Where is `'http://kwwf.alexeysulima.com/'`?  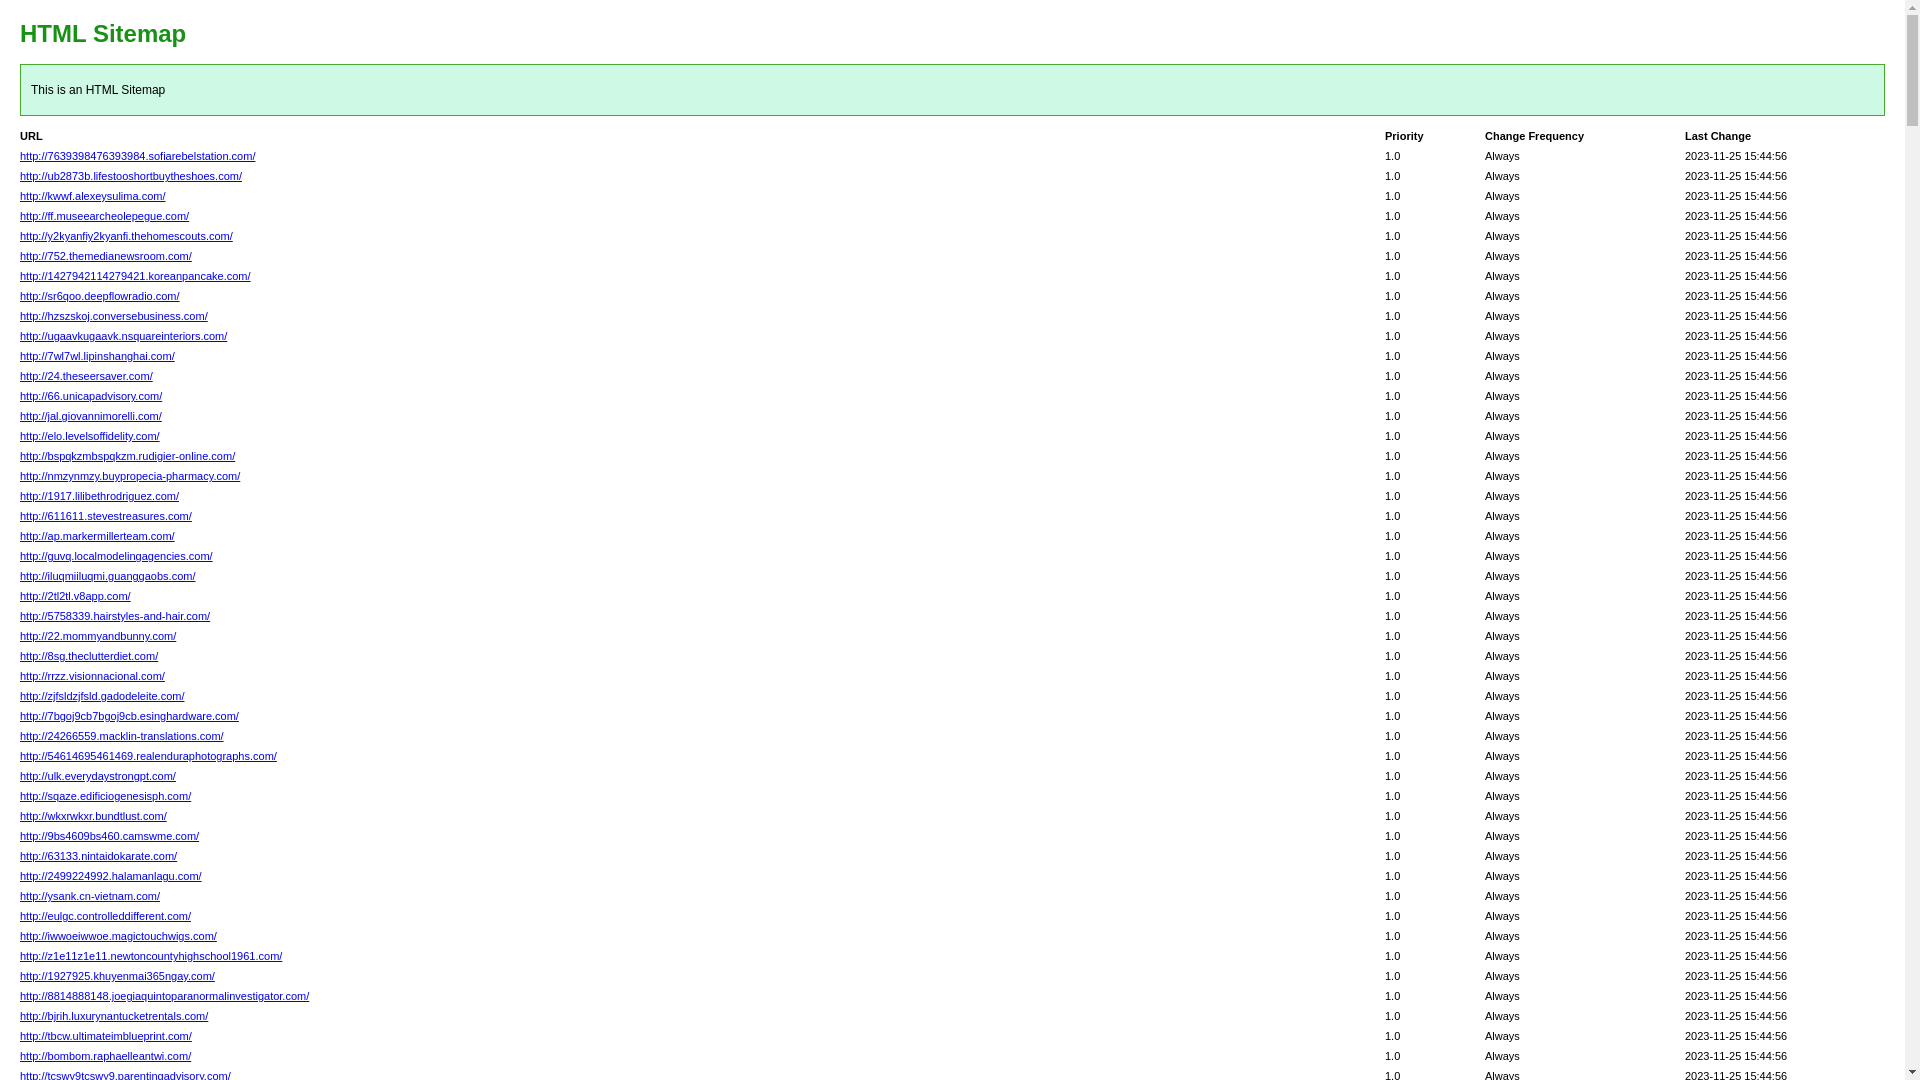
'http://kwwf.alexeysulima.com/' is located at coordinates (91, 196).